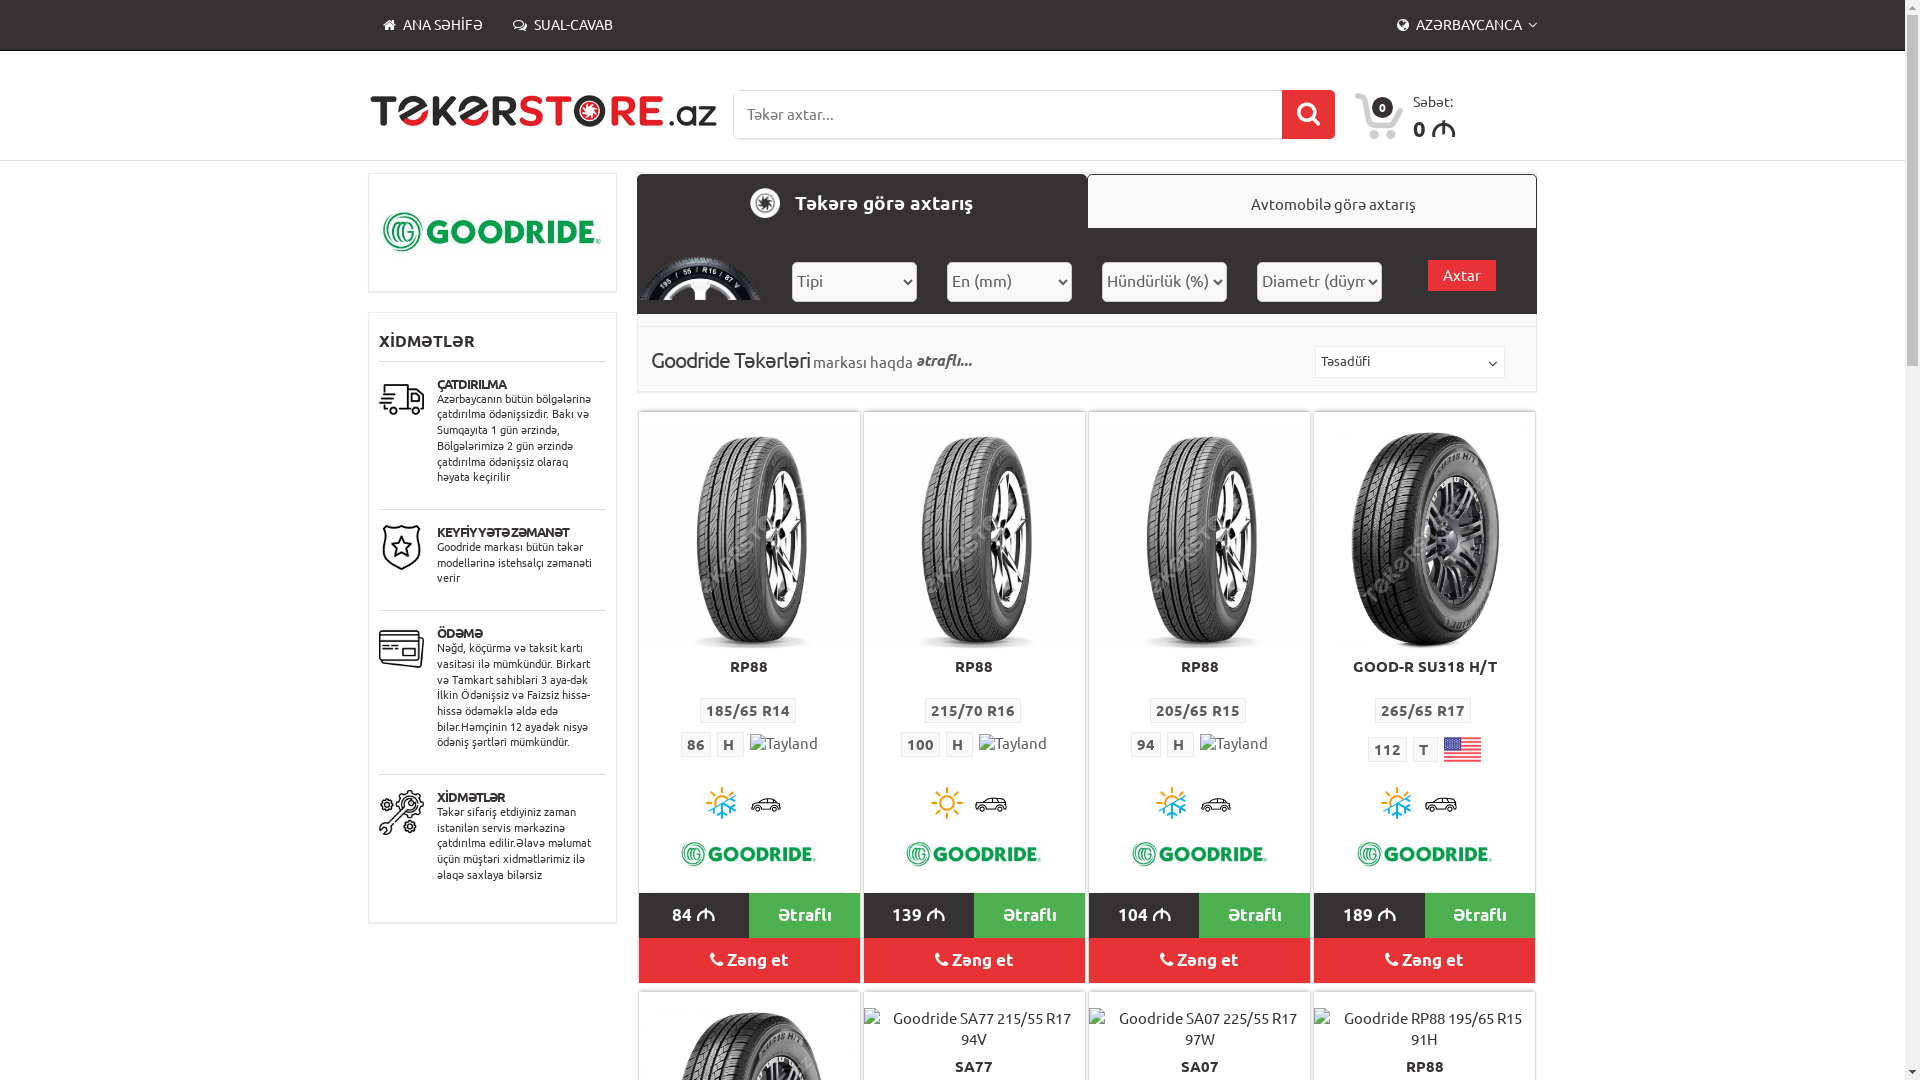 The width and height of the screenshot is (1920, 1080). What do you see at coordinates (974, 529) in the screenshot?
I see `'Goodride RP88 215/70 R16 100H'` at bounding box center [974, 529].